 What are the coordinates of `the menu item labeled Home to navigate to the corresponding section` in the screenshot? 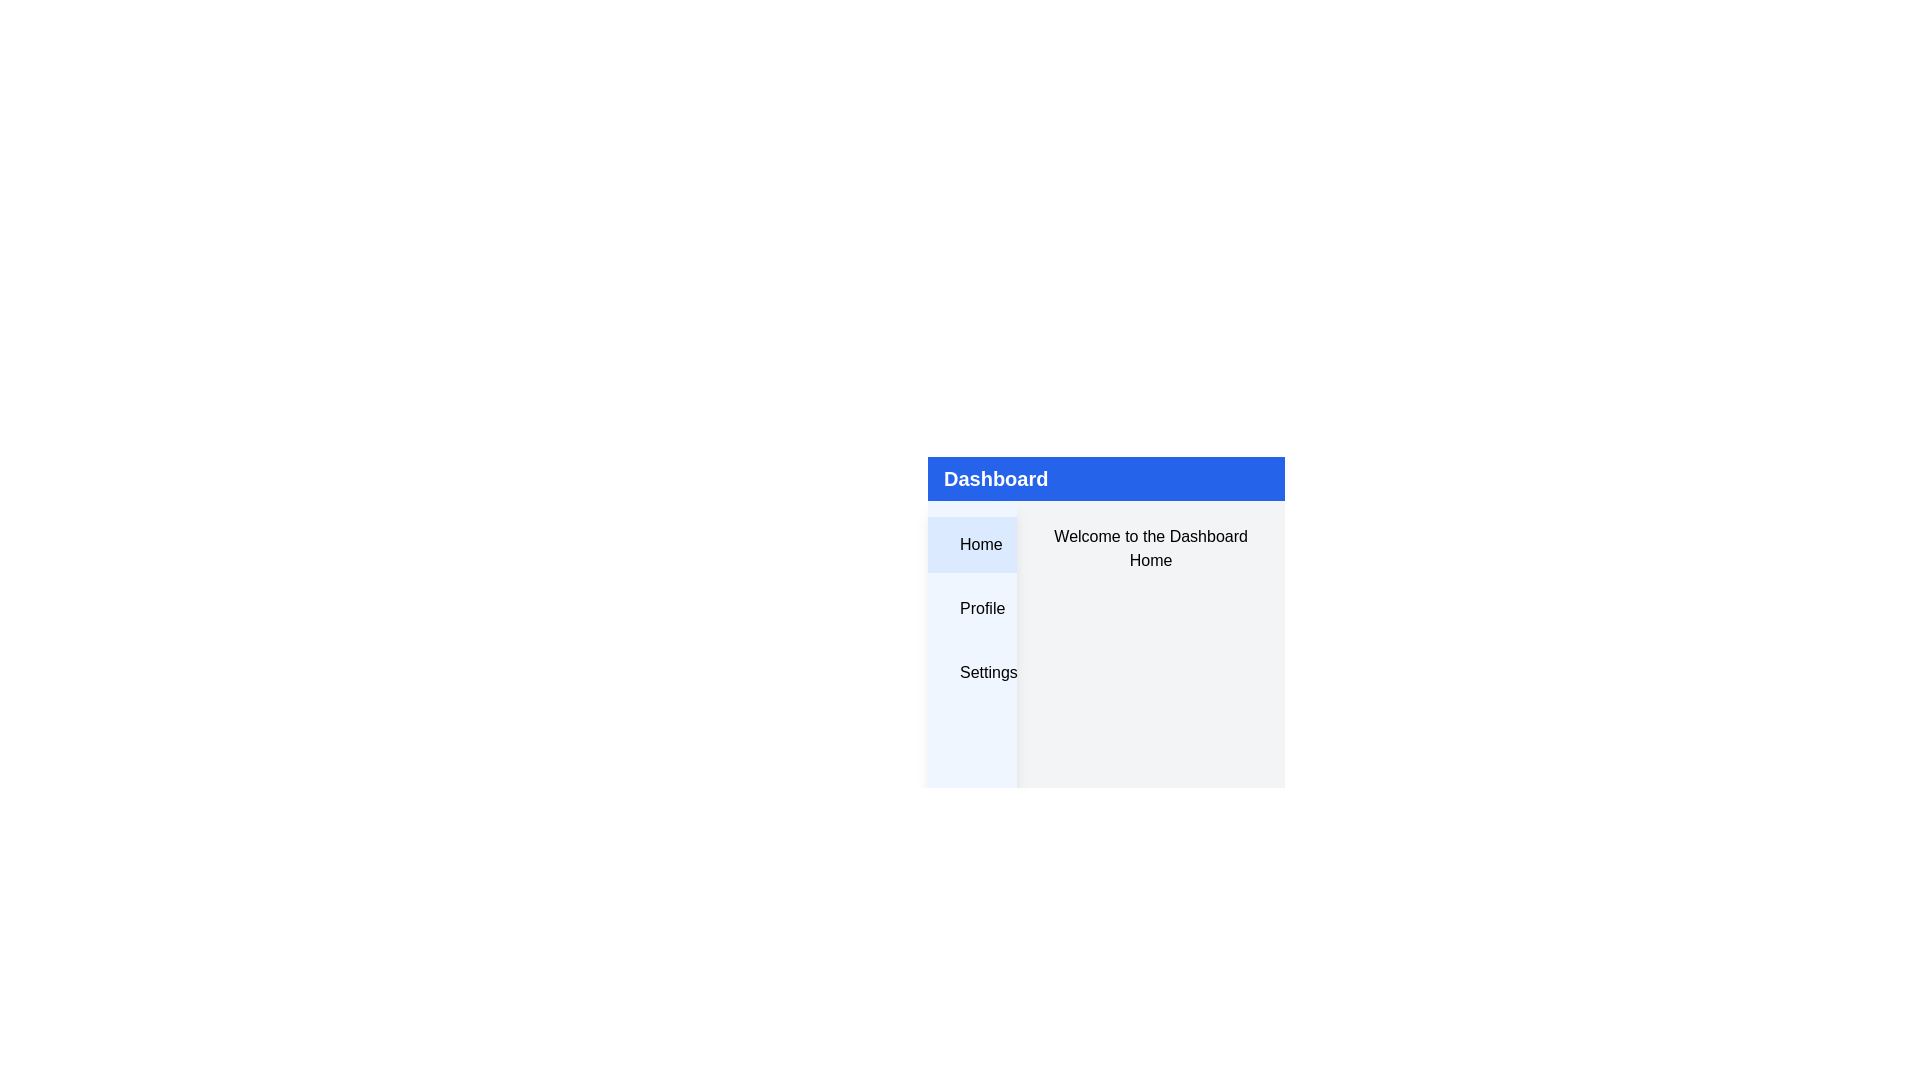 It's located at (971, 544).